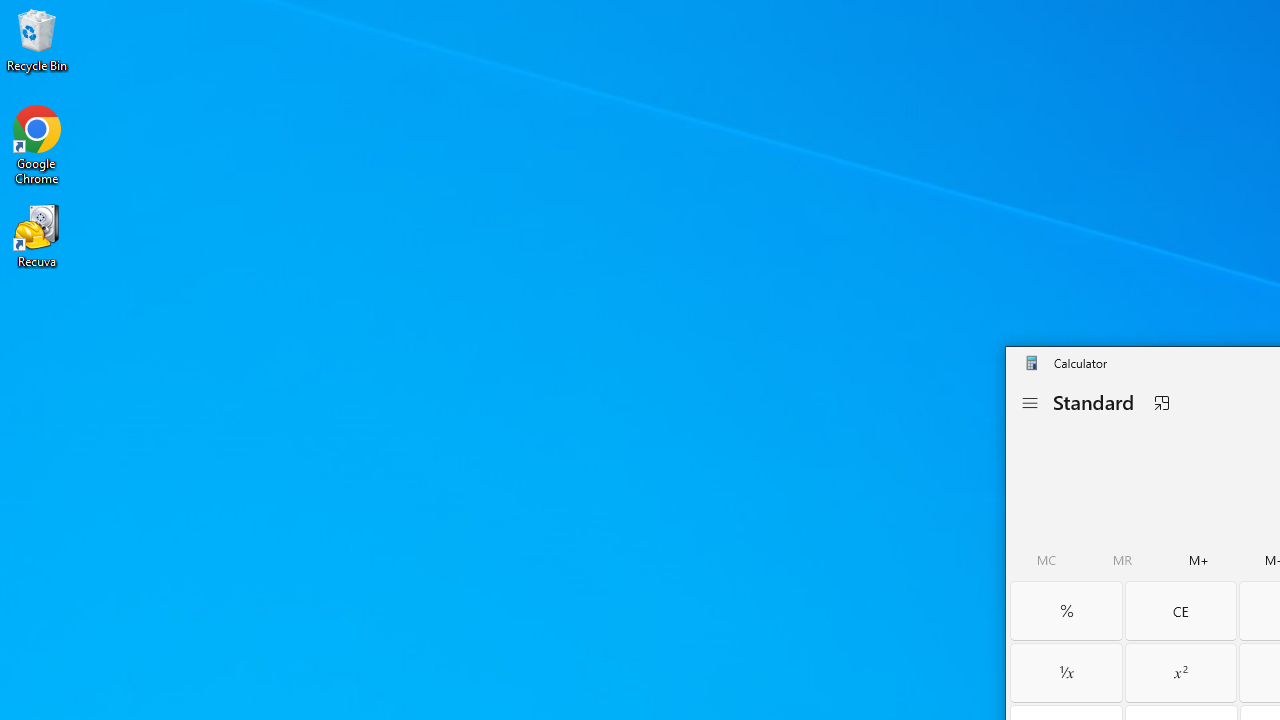 The width and height of the screenshot is (1280, 720). Describe the element at coordinates (1180, 609) in the screenshot. I see `'Clear entry'` at that location.